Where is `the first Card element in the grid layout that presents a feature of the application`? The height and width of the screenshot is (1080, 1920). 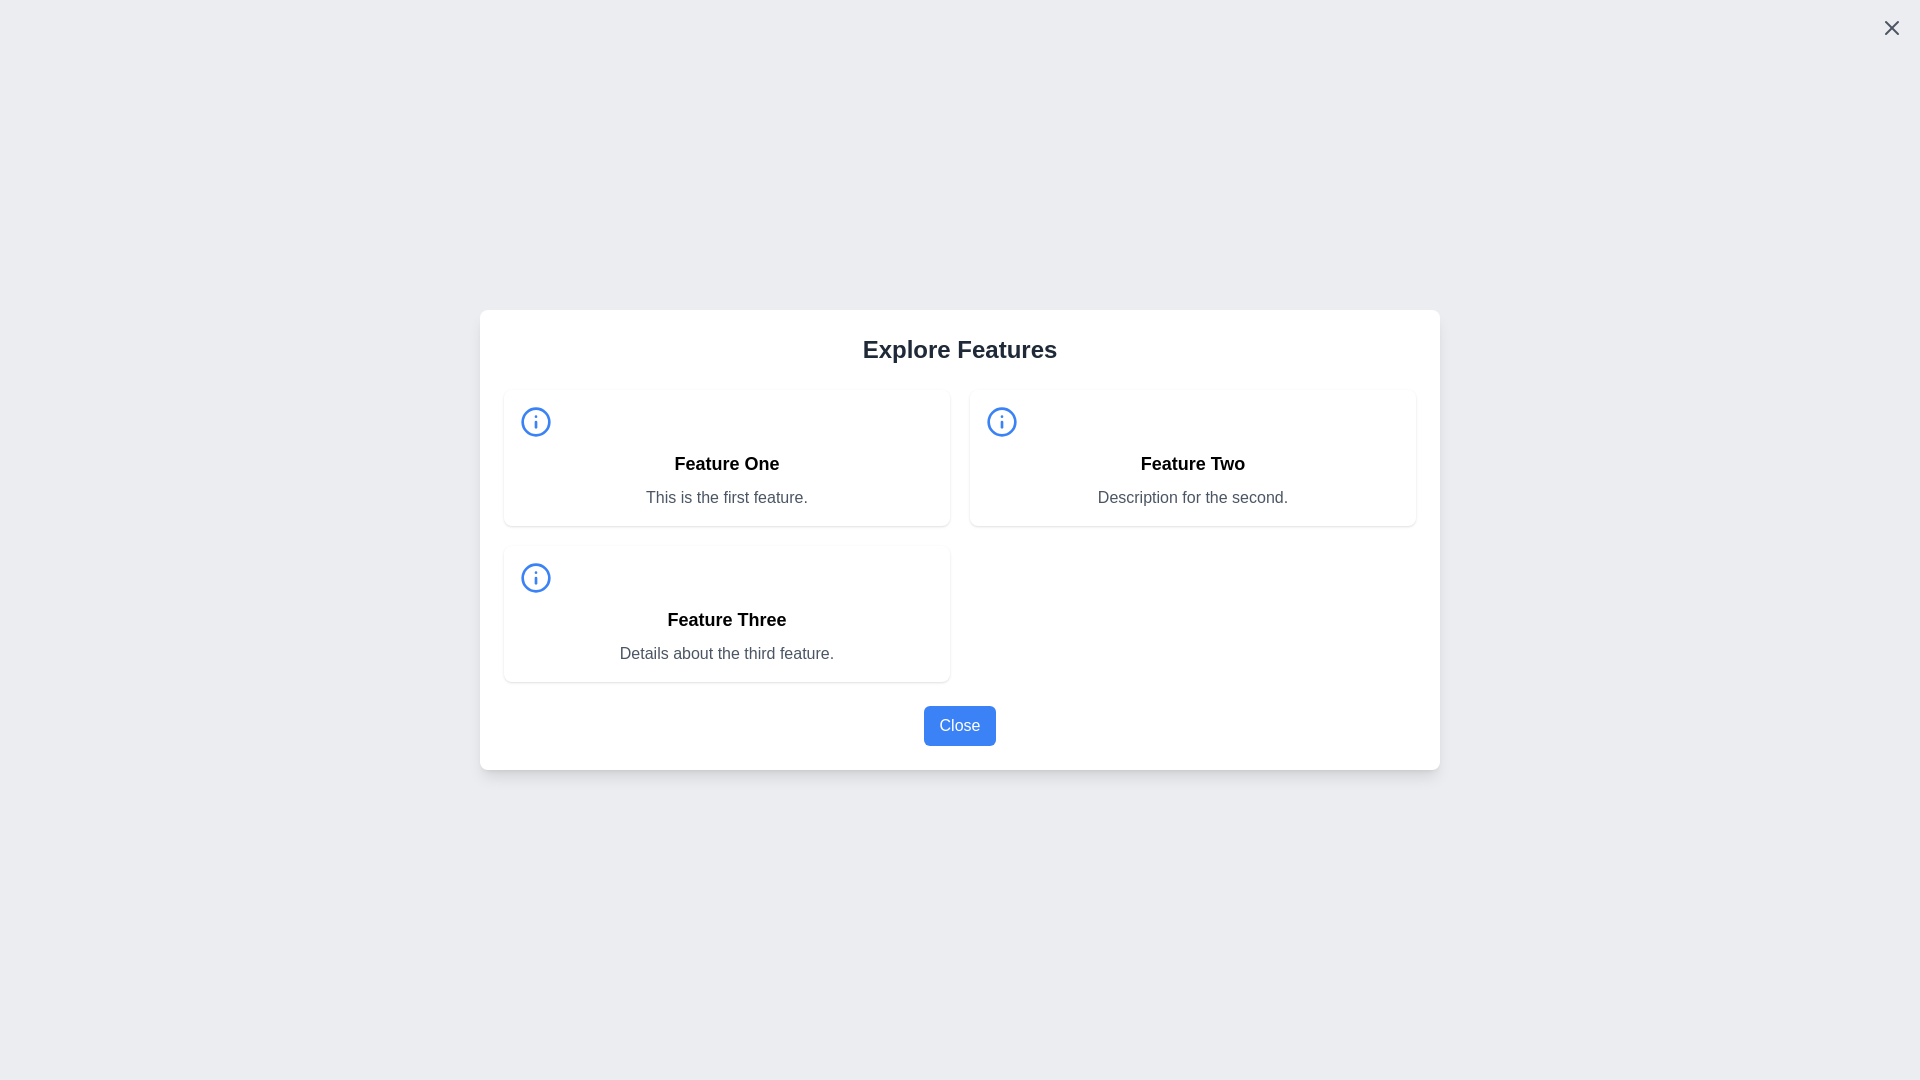 the first Card element in the grid layout that presents a feature of the application is located at coordinates (725, 458).